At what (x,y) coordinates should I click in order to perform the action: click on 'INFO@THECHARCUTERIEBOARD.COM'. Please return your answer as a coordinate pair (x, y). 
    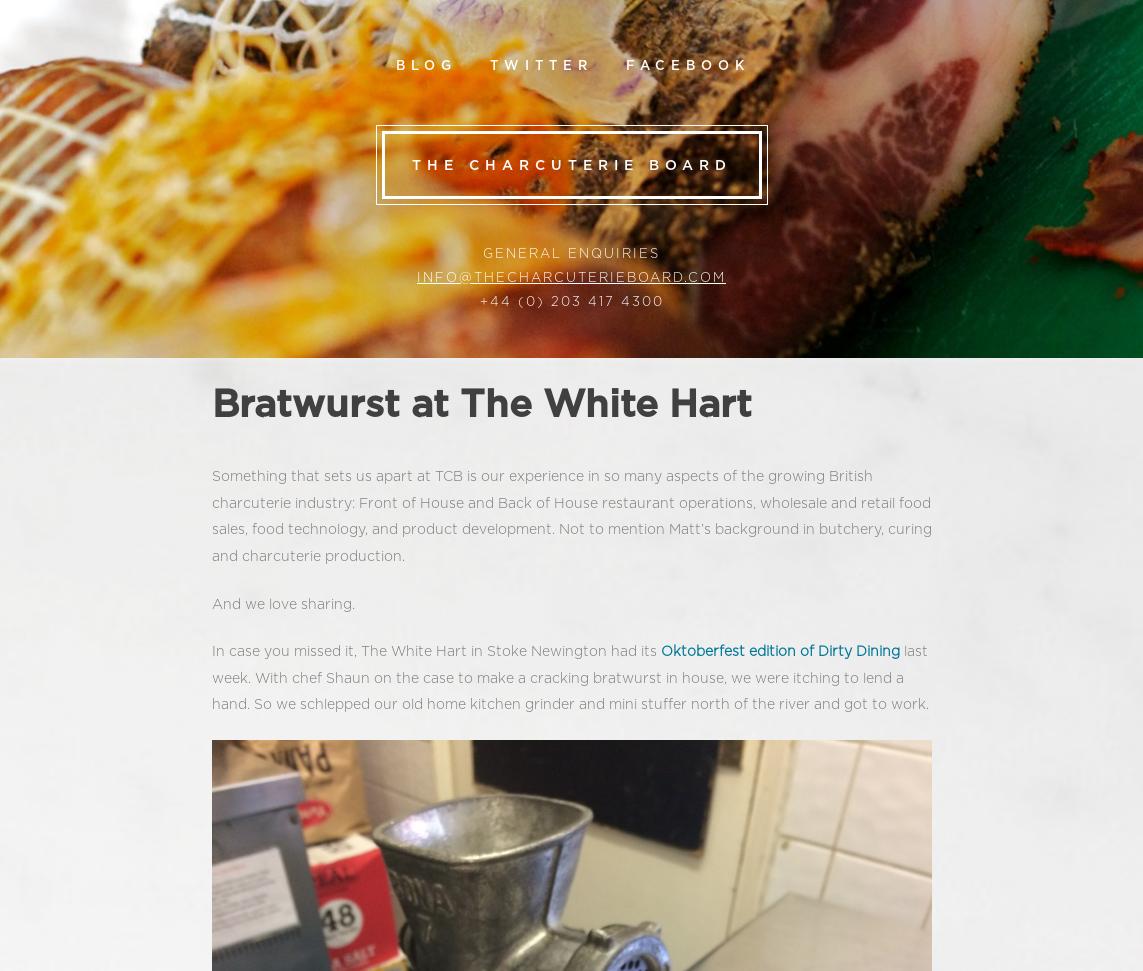
    Looking at the image, I should click on (571, 277).